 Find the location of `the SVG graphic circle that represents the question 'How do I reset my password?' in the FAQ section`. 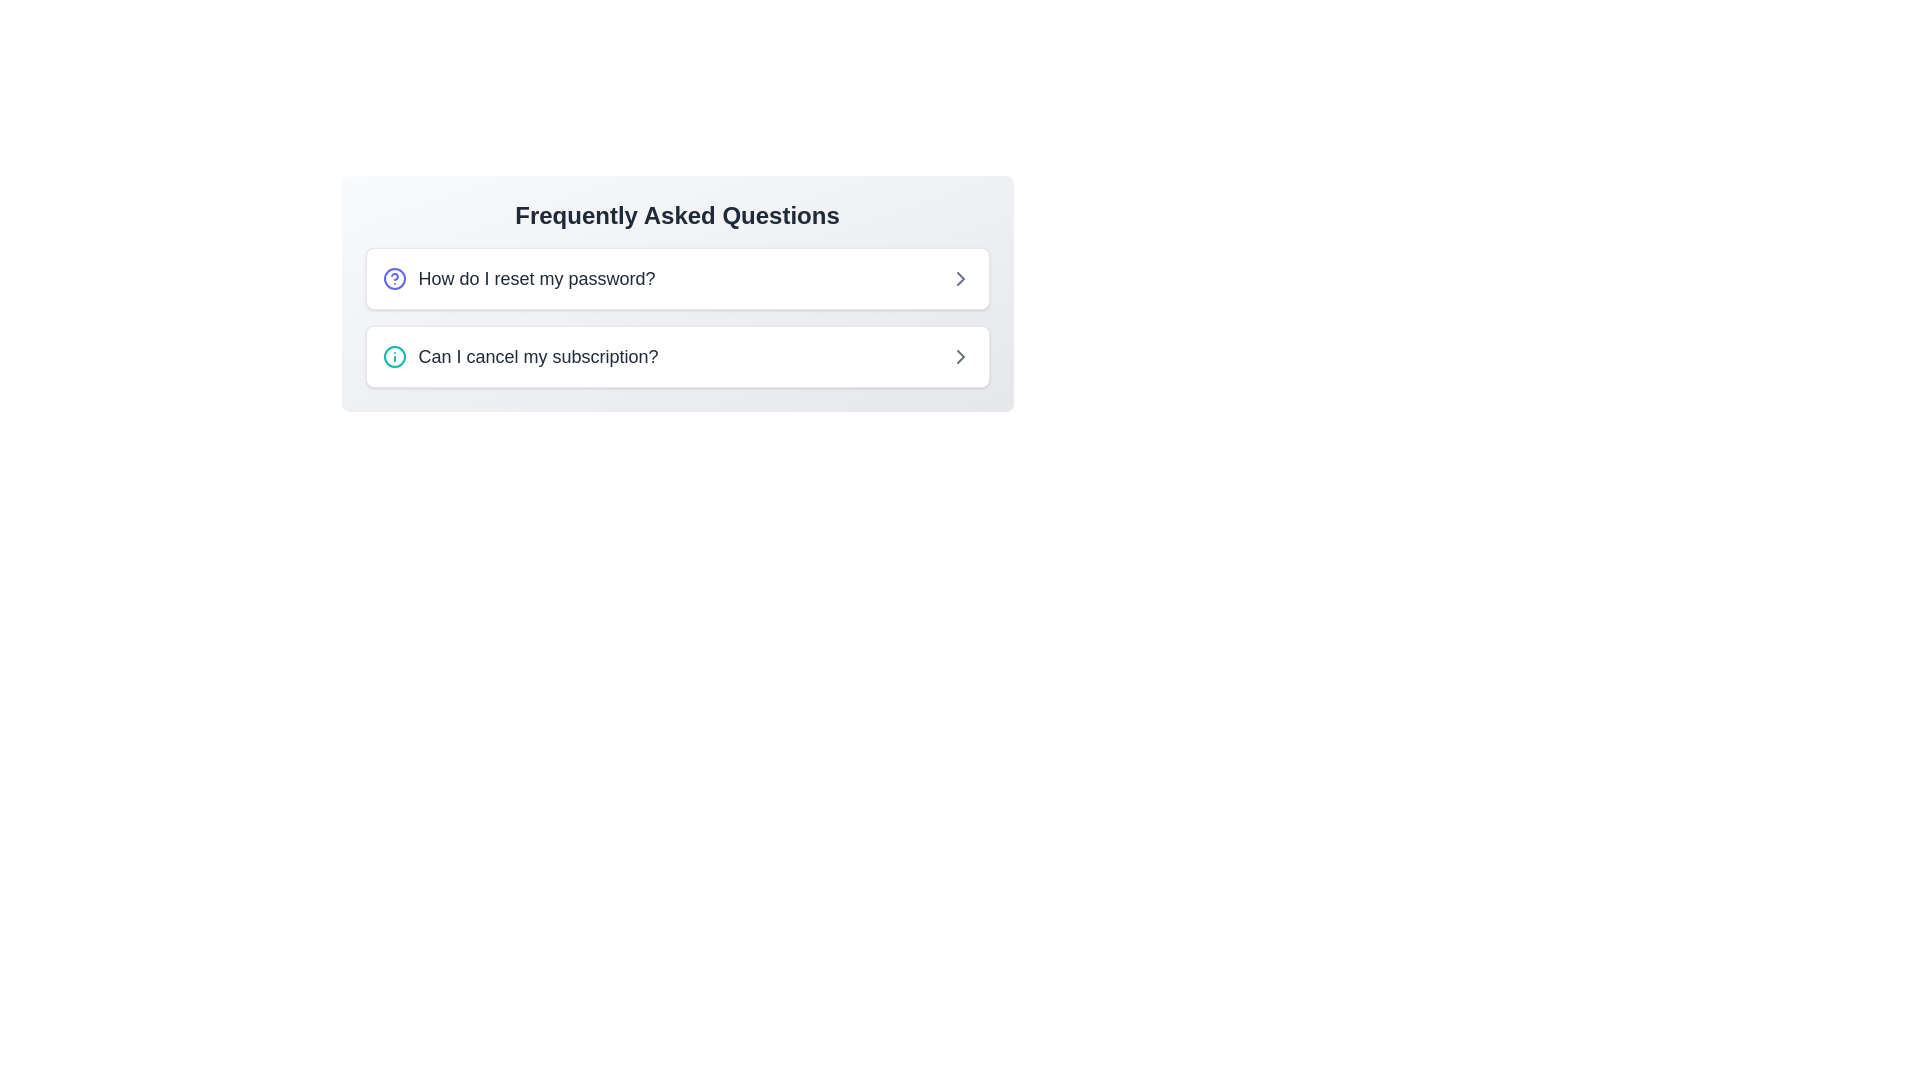

the SVG graphic circle that represents the question 'How do I reset my password?' in the FAQ section is located at coordinates (394, 278).